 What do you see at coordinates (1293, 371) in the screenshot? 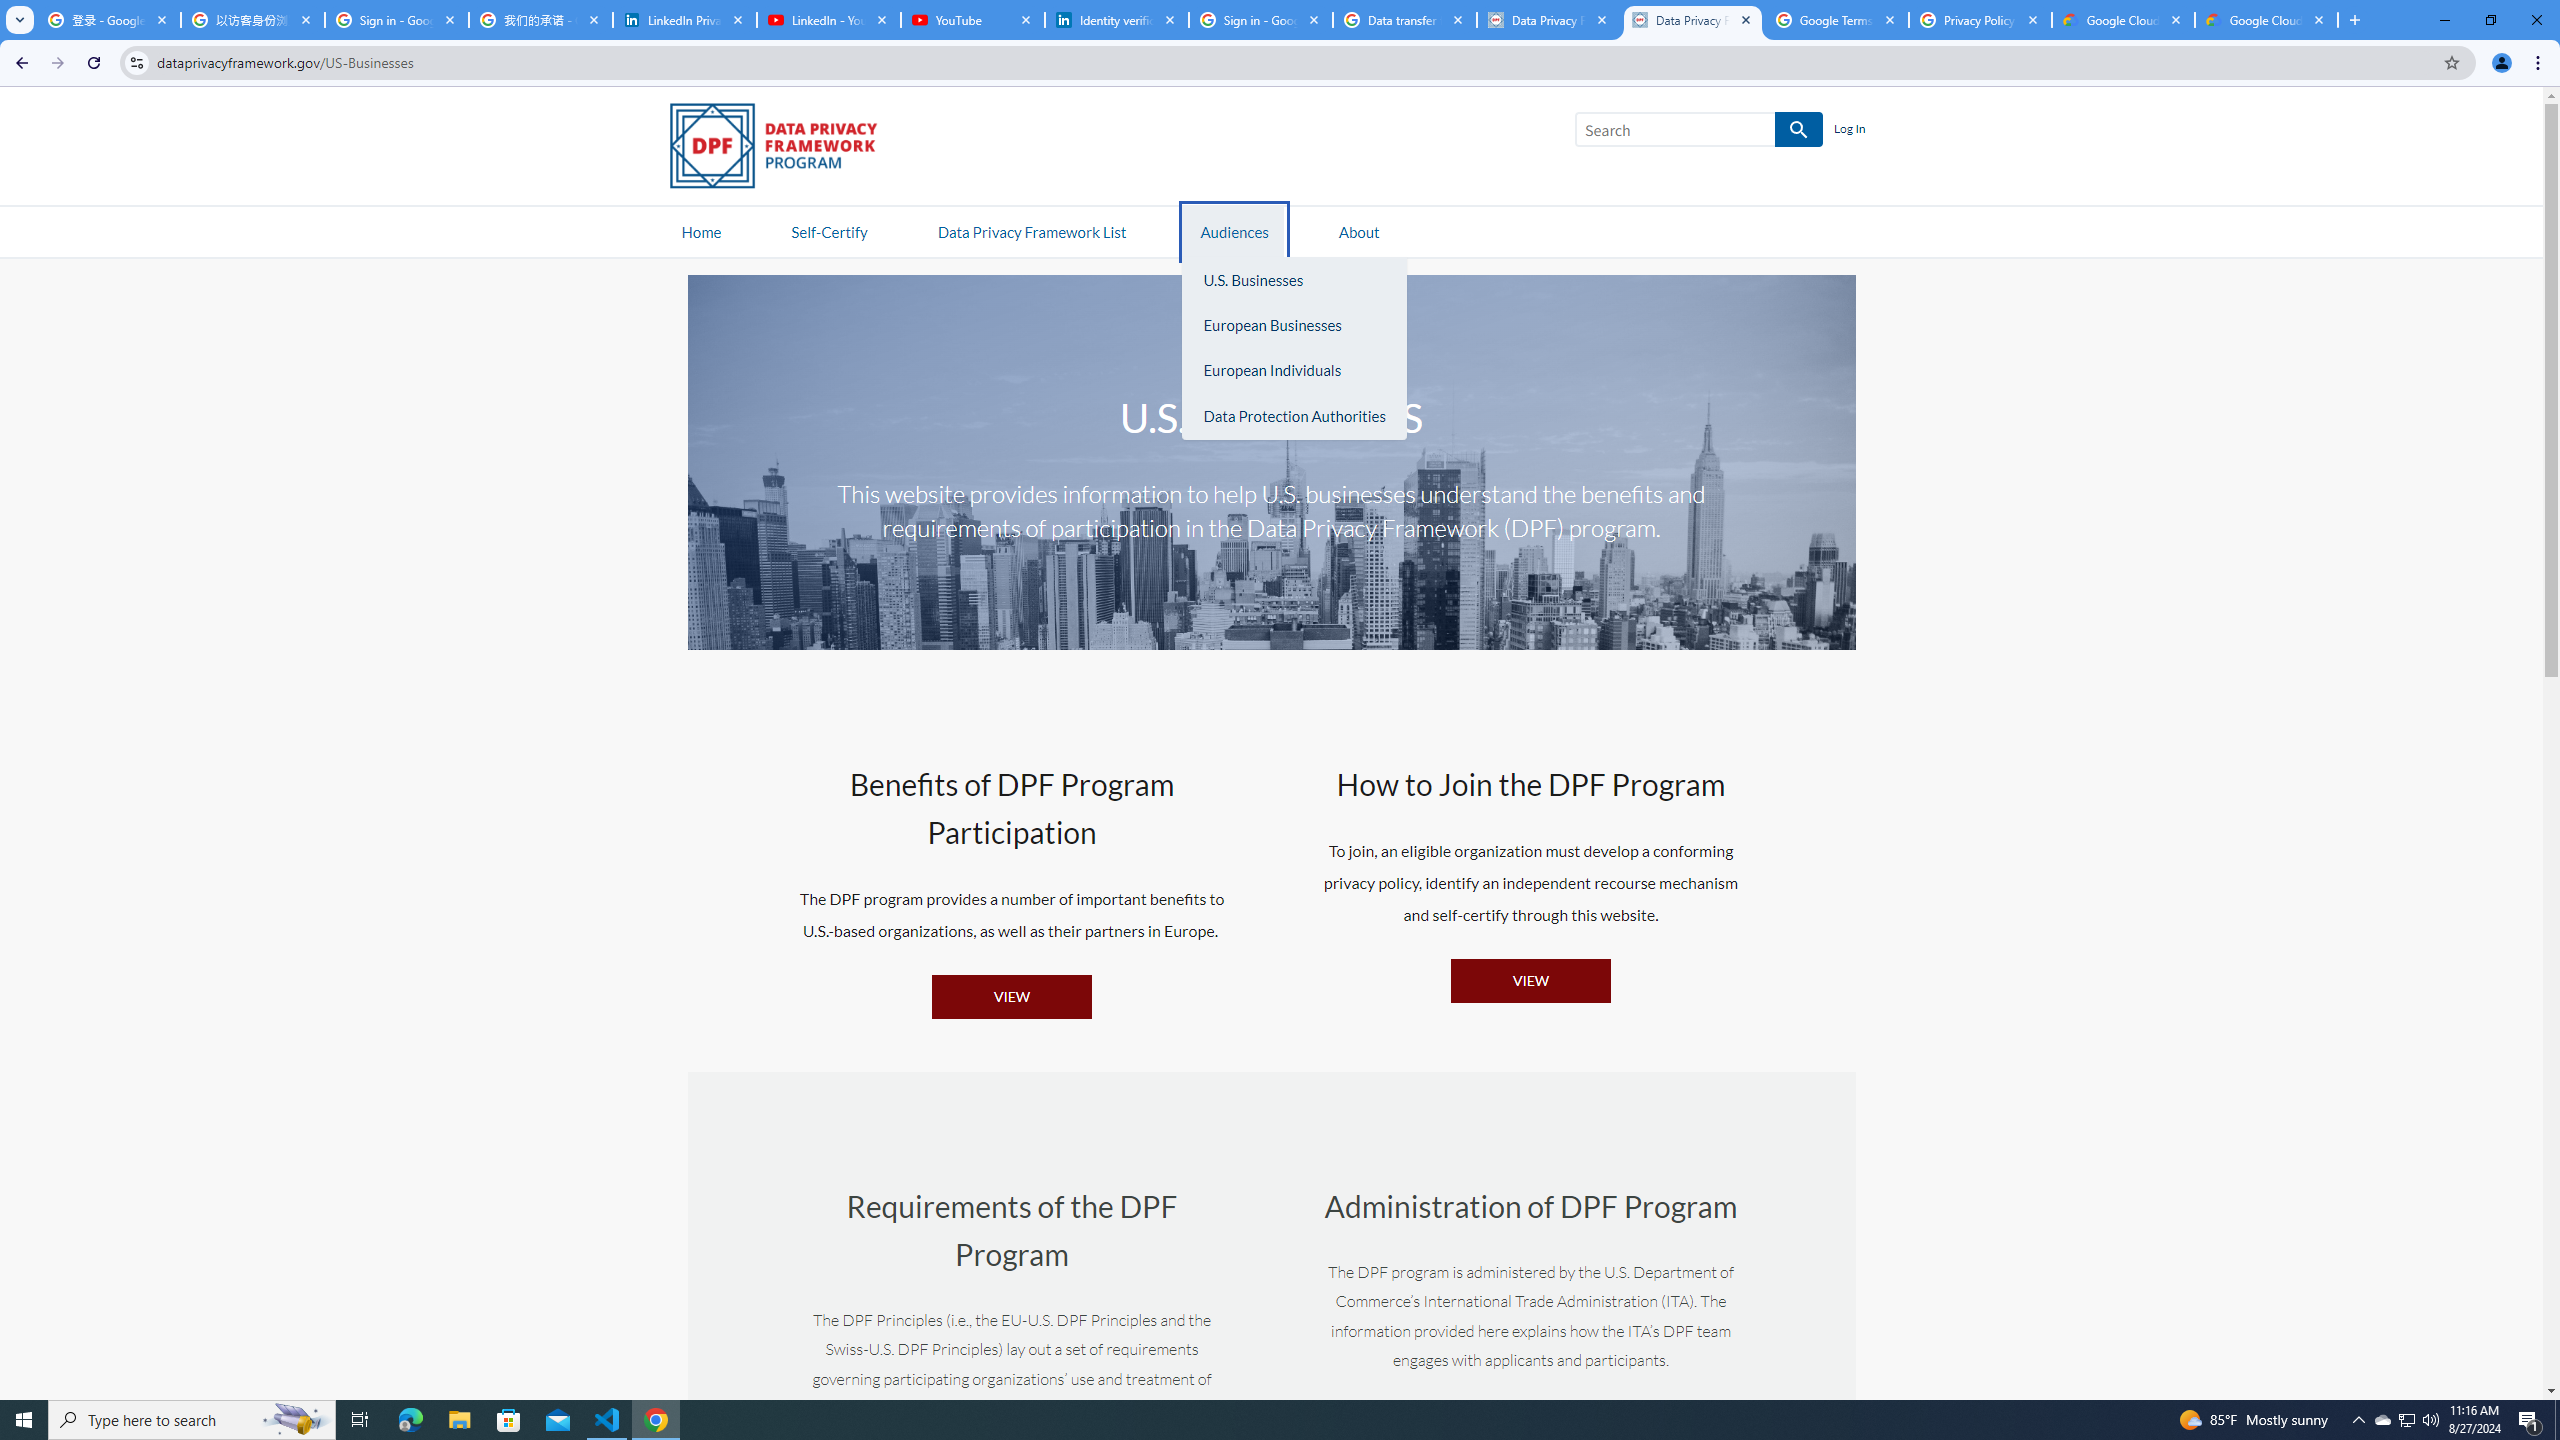
I see `'European Individuals'` at bounding box center [1293, 371].